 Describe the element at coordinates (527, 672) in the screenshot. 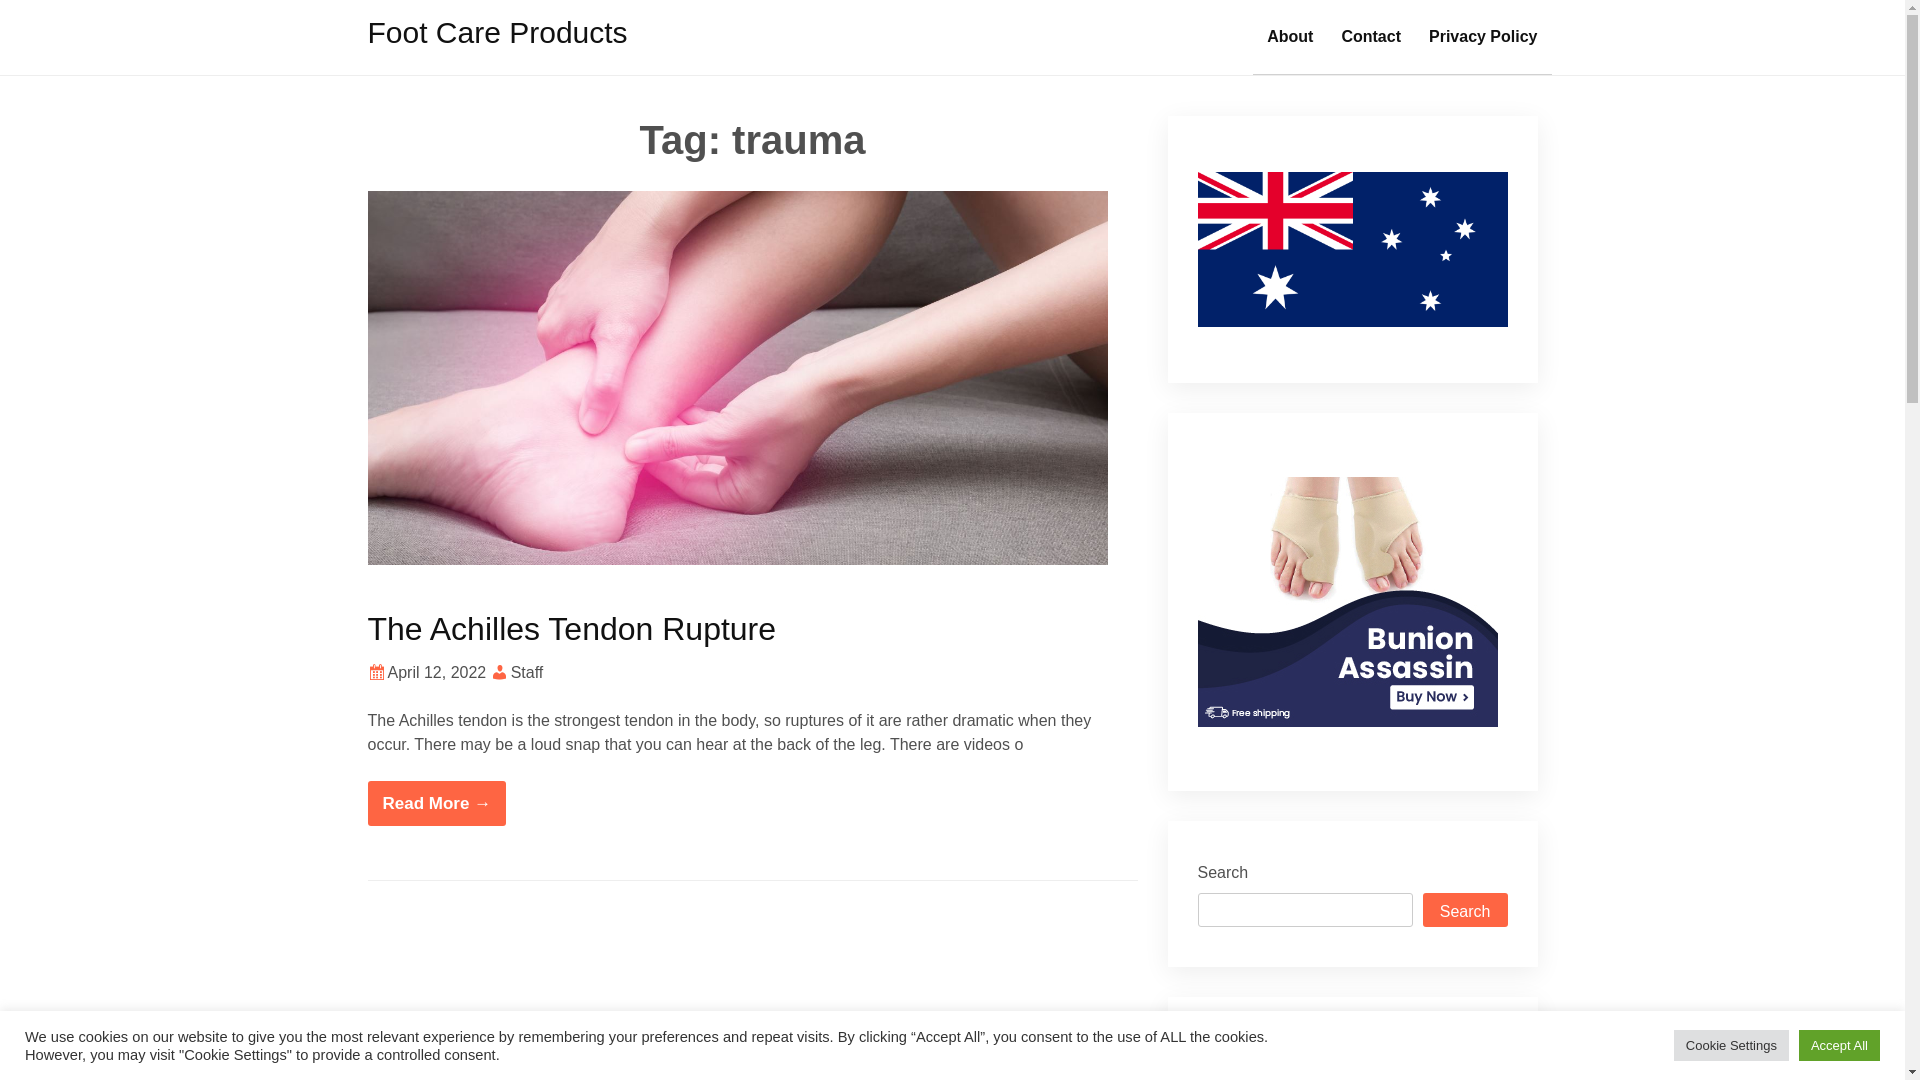

I see `'Staff'` at that location.